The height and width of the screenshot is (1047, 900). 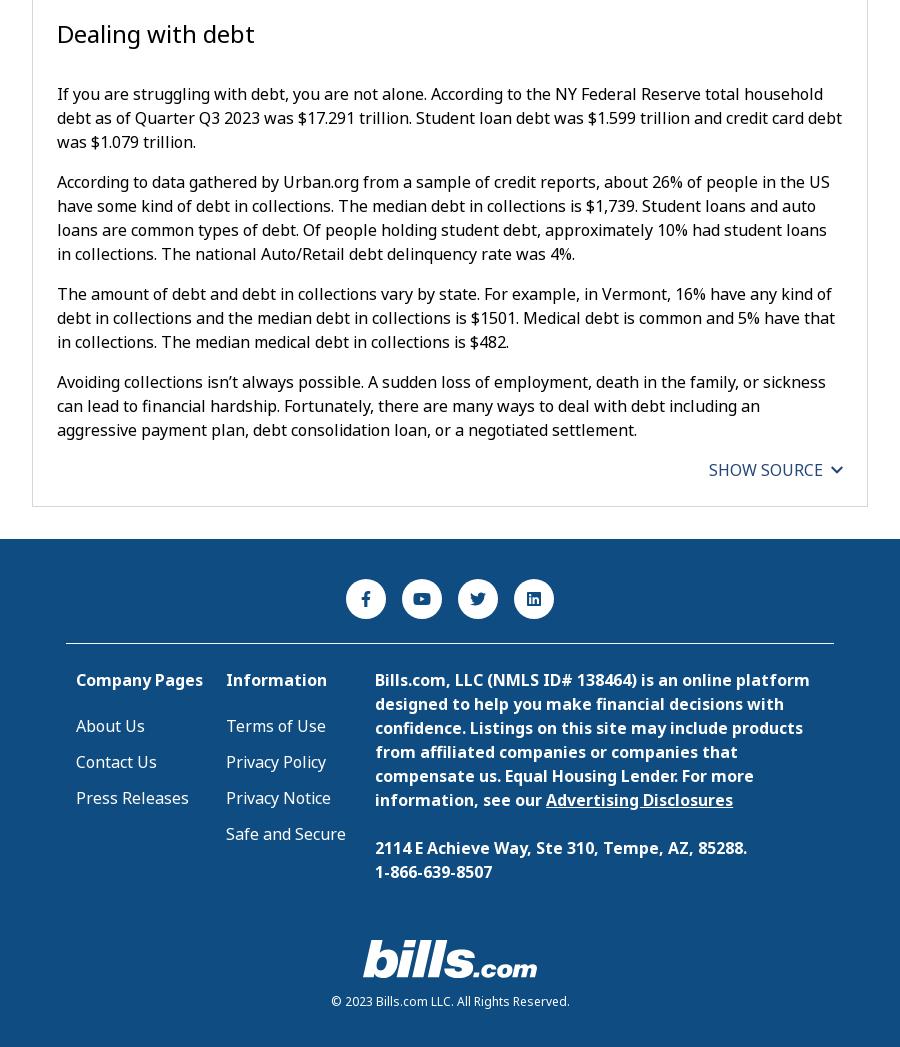 I want to click on 'Avoiding collections isn’t always possible. A sudden loss of employment, death in the family, or sickness can lead to financial hardship. Fortunately, there are many ways to deal with debt including an aggressive payment plan, debt consolidation loan, or a negotiated settlement.', so click(x=55, y=405).